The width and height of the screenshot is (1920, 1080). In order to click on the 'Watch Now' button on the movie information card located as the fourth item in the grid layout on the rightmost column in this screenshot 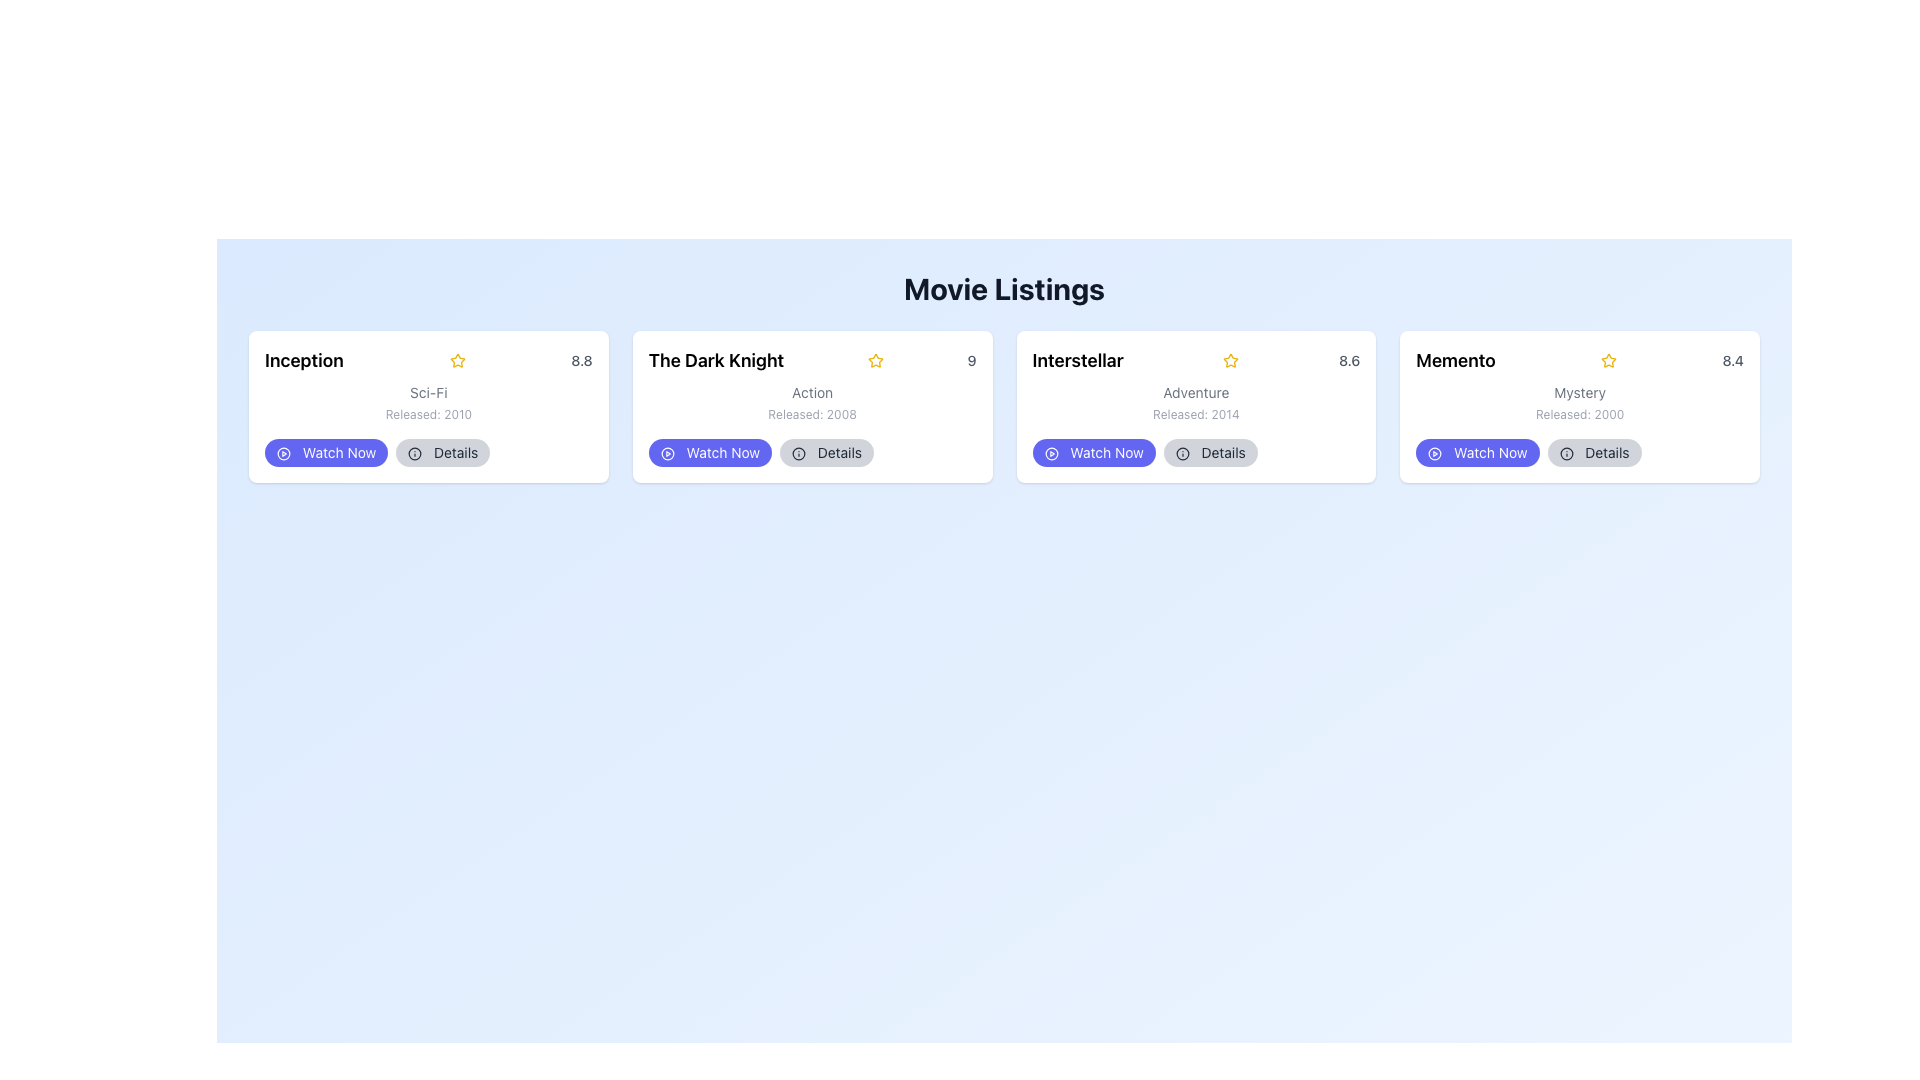, I will do `click(1578, 406)`.